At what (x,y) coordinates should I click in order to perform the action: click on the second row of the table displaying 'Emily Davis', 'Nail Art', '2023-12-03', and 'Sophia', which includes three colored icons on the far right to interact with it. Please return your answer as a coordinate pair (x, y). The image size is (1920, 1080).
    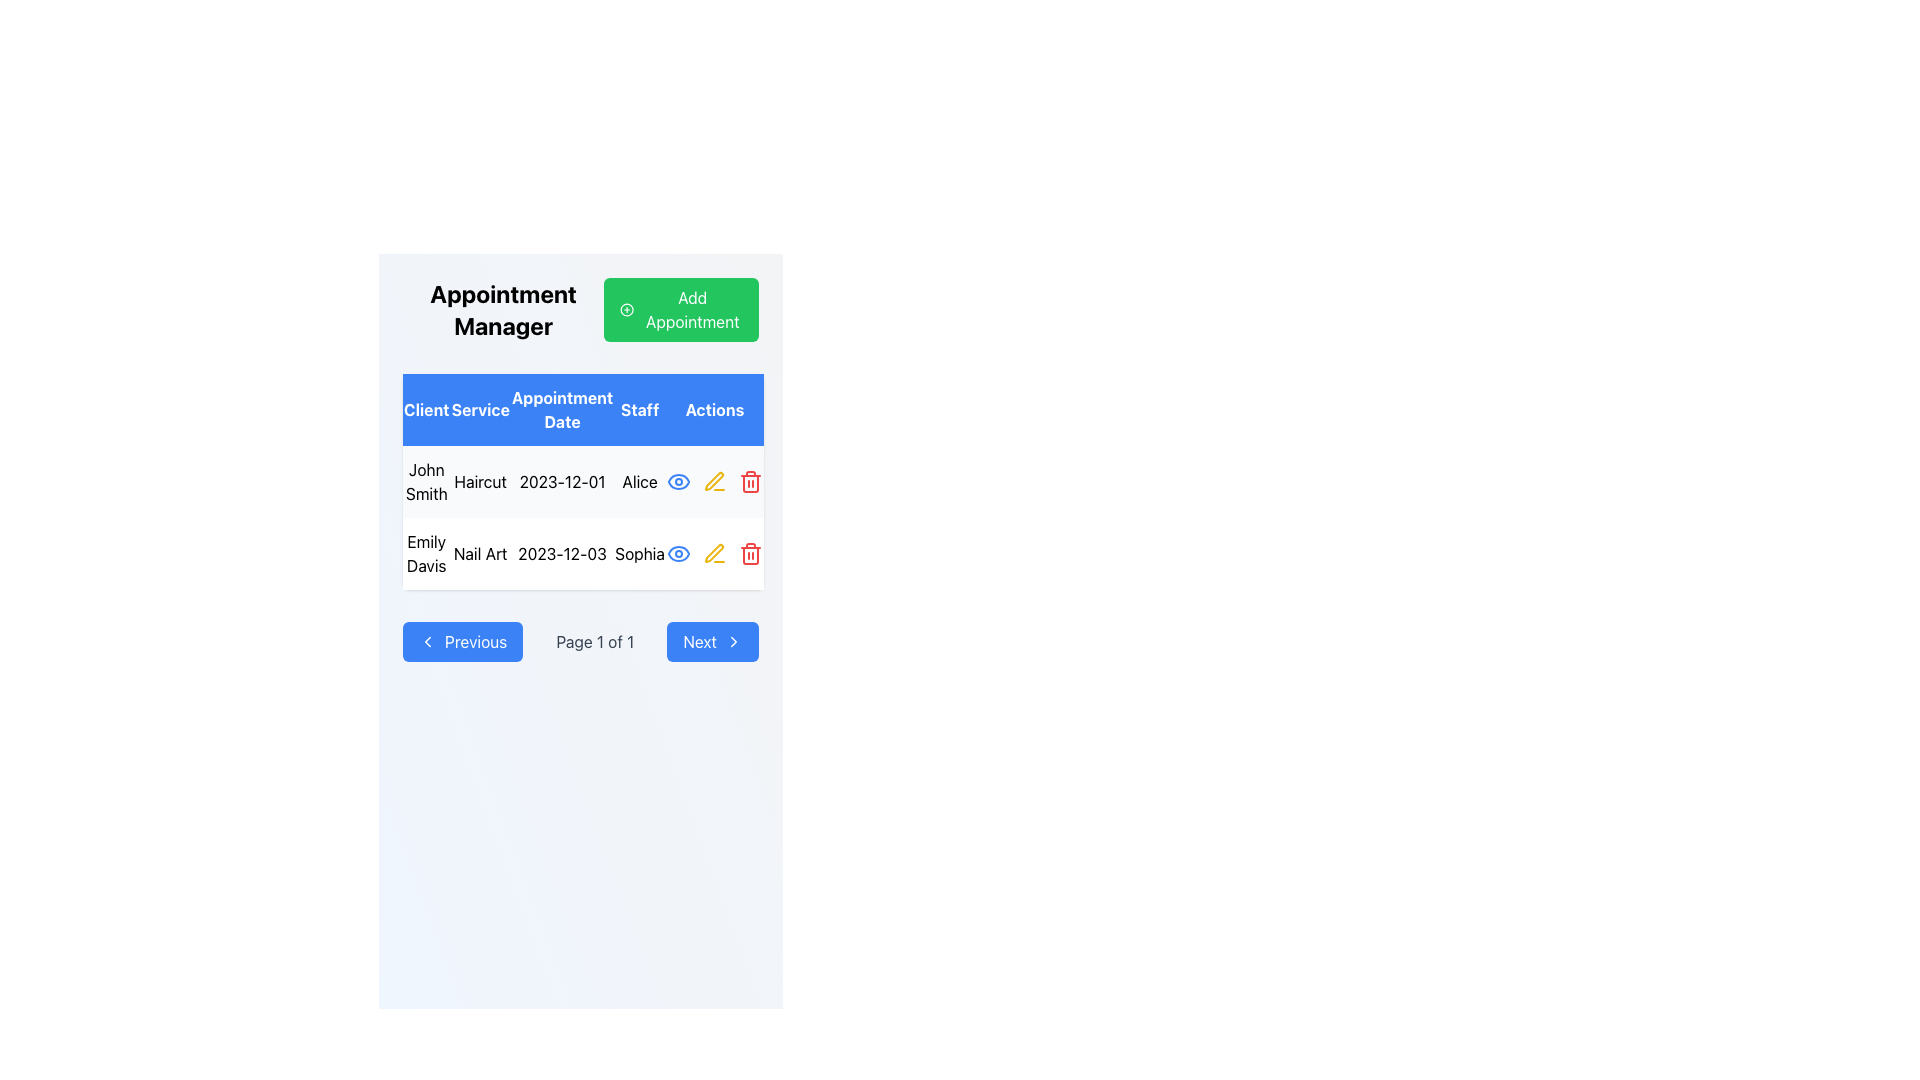
    Looking at the image, I should click on (582, 554).